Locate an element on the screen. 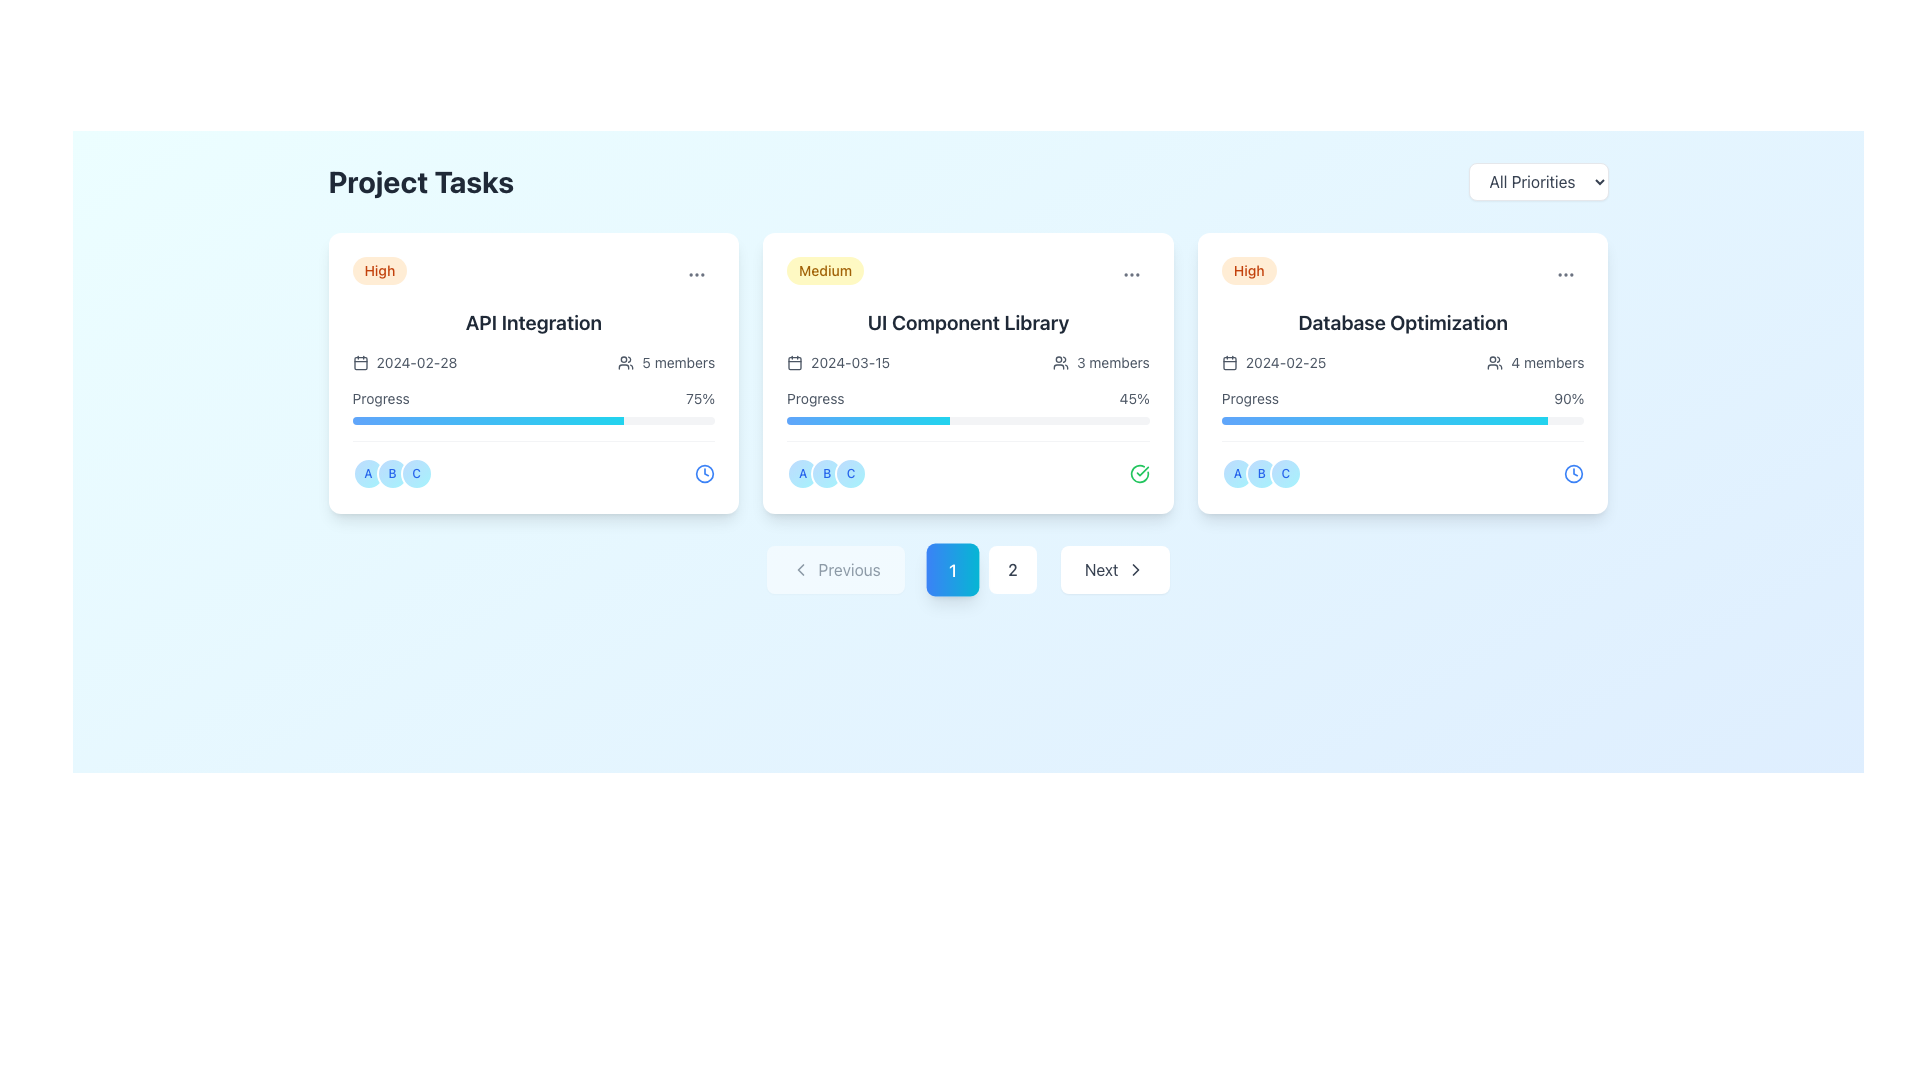  the informational content element displaying the date '2024-02-25' and description '4 members' with accompanying icons, located within the 'Database Optimization' card is located at coordinates (1402, 362).